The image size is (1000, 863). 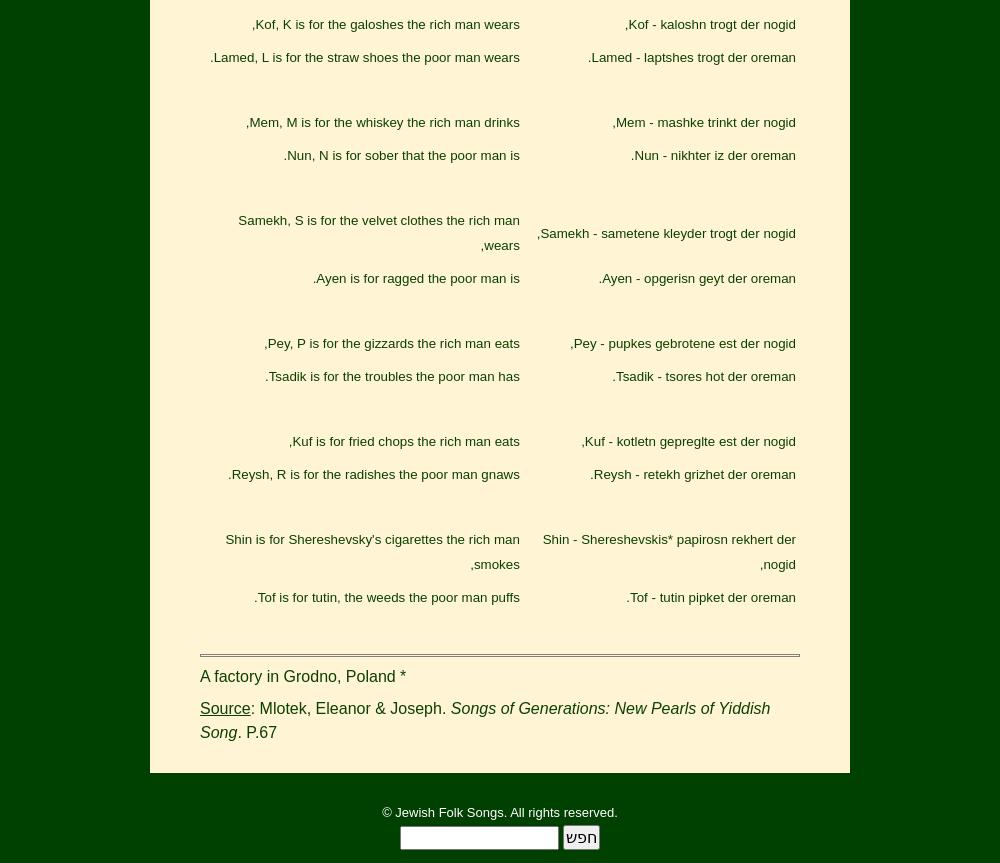 I want to click on 'Tof is for tutin, the weeds the poor man puffs.', so click(x=386, y=597).